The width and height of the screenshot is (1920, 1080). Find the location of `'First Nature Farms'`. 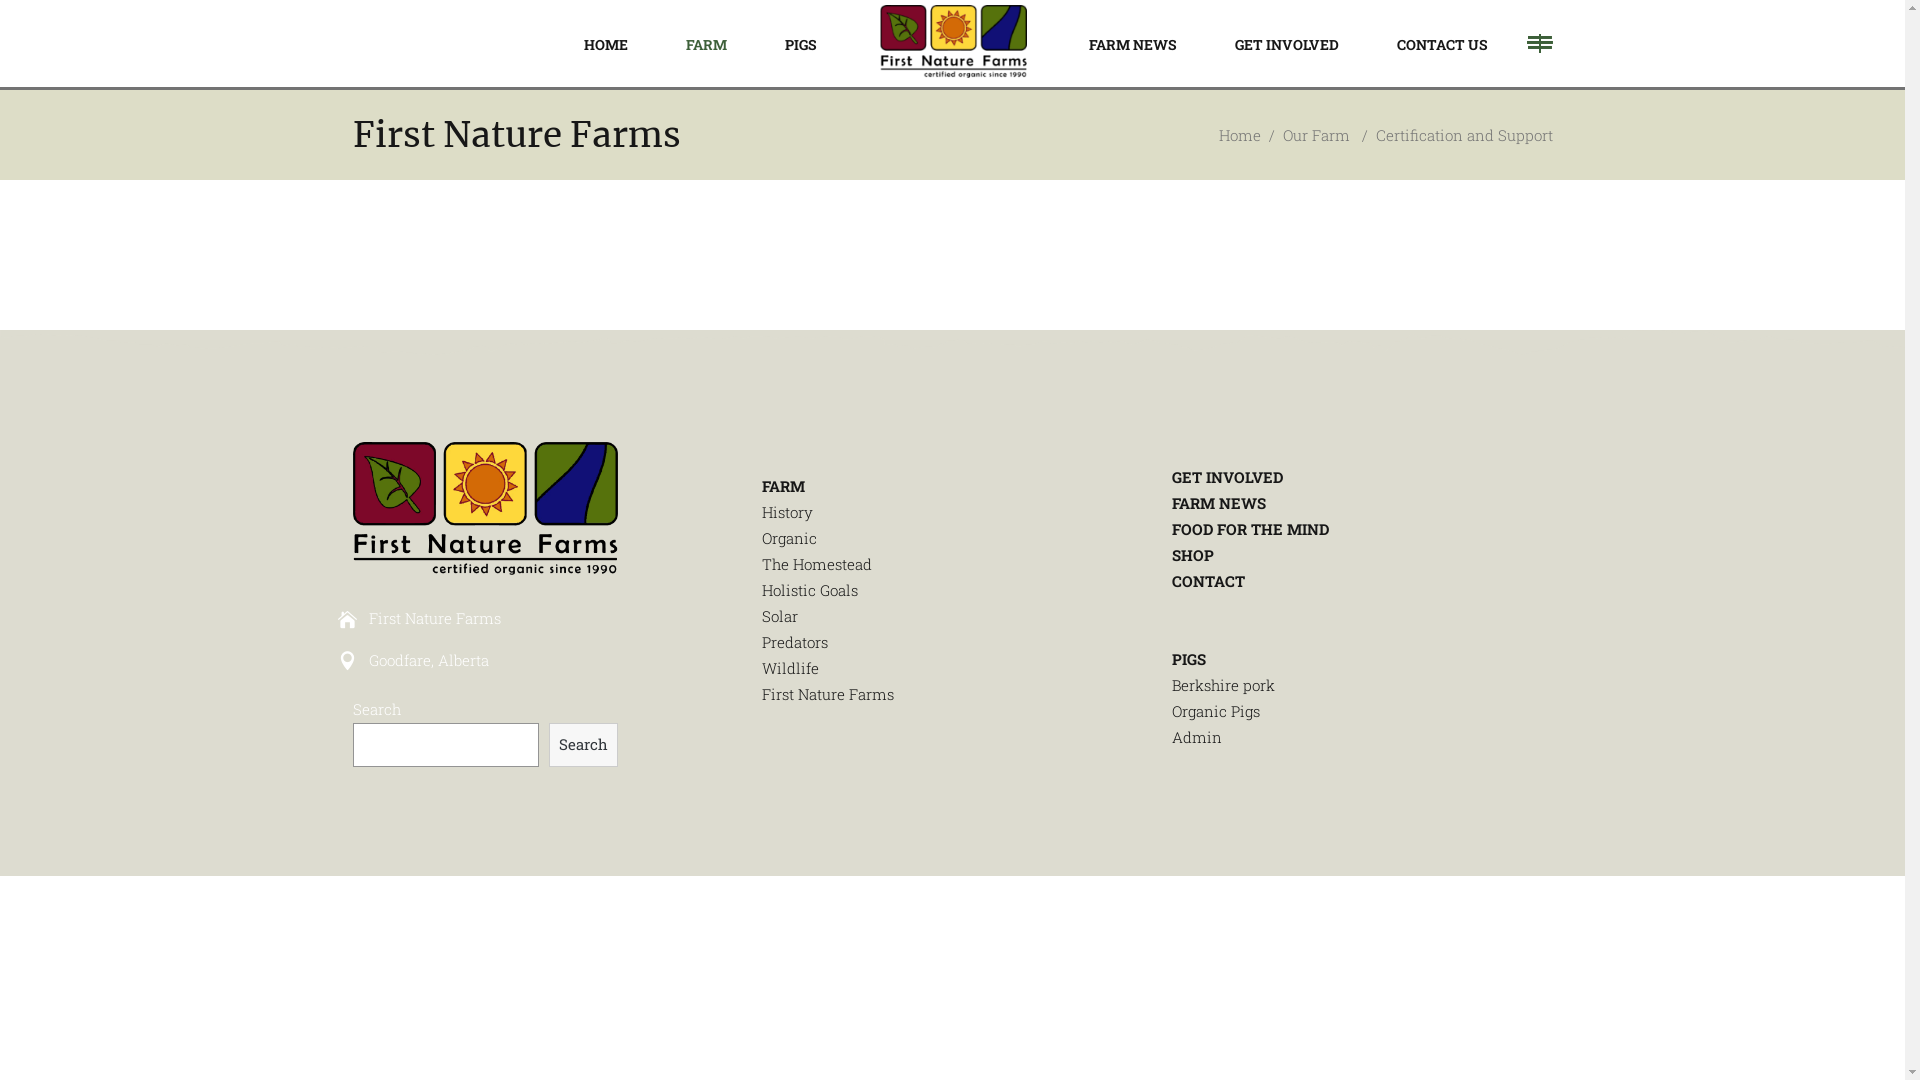

'First Nature Farms' is located at coordinates (828, 693).